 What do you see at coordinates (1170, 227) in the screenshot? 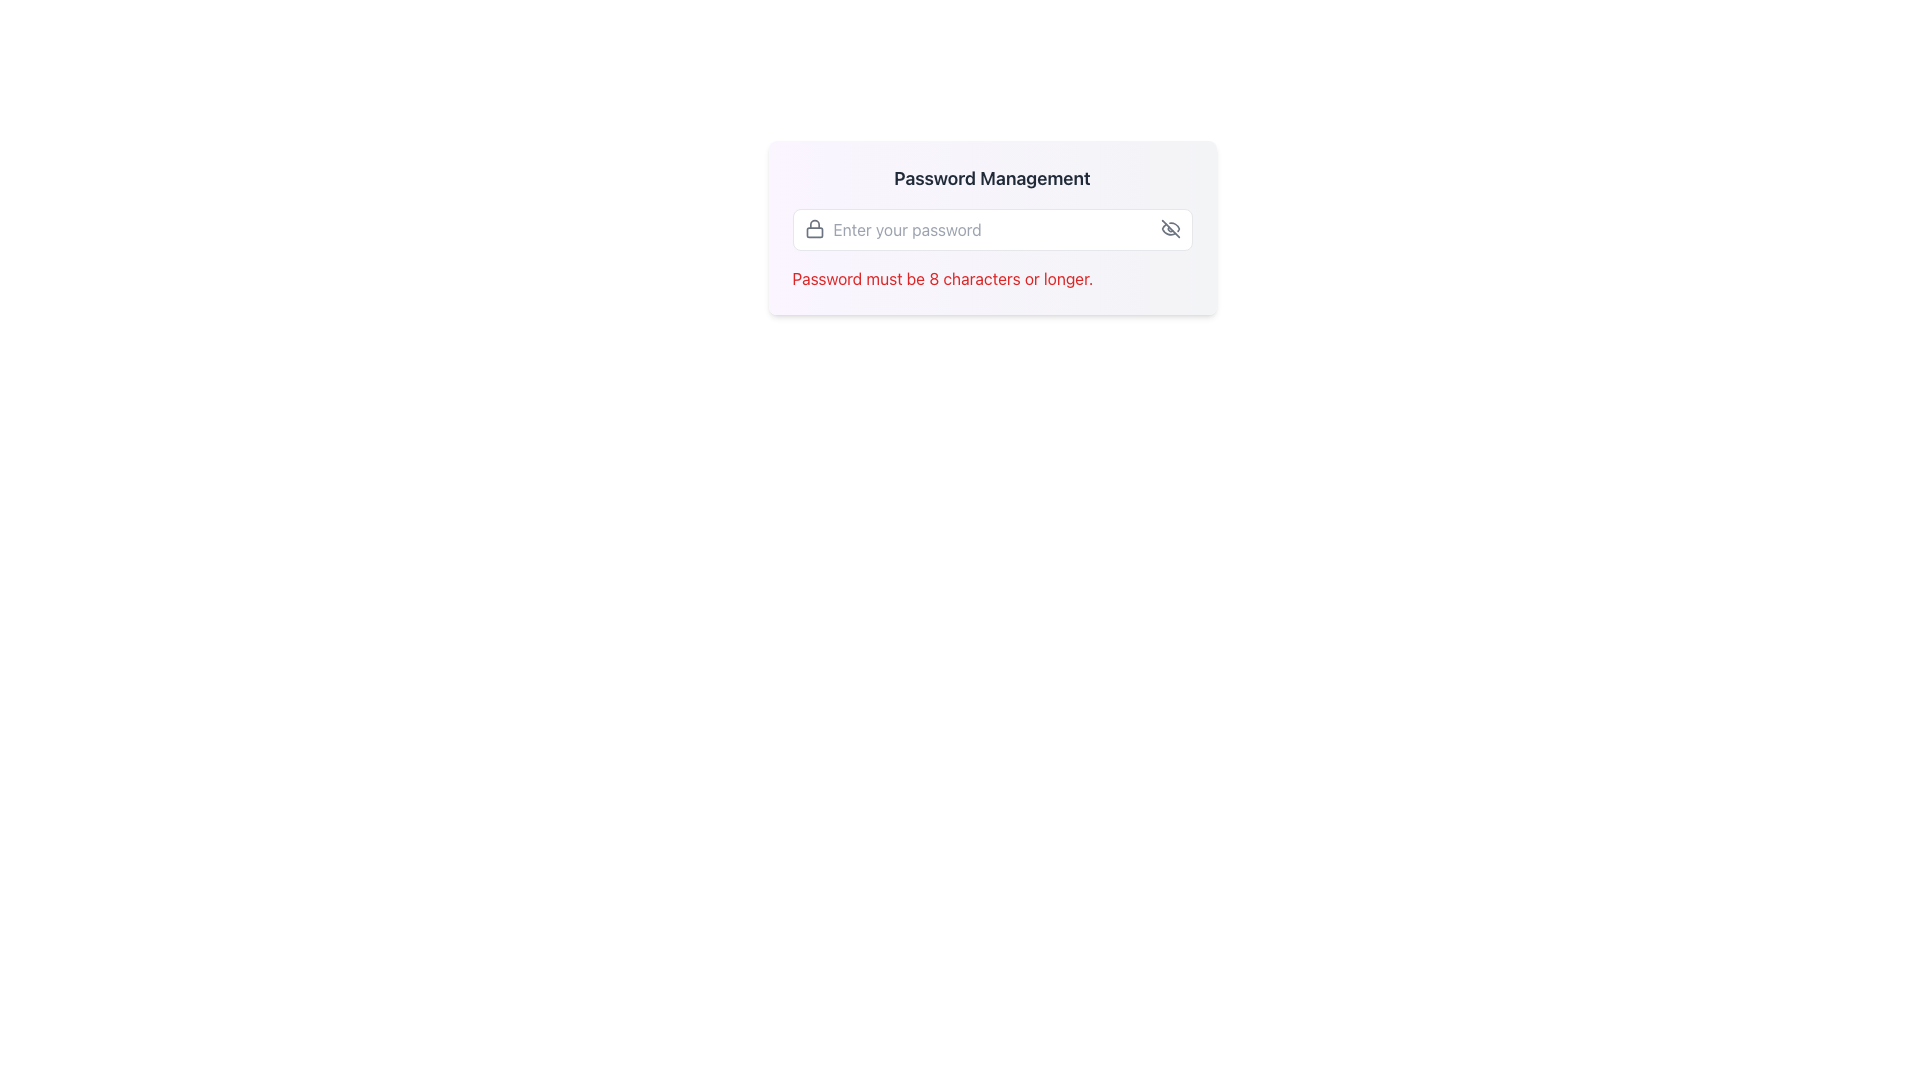
I see `the visibility toggle icon resembling an 'eye with a slash' within the password input field` at bounding box center [1170, 227].